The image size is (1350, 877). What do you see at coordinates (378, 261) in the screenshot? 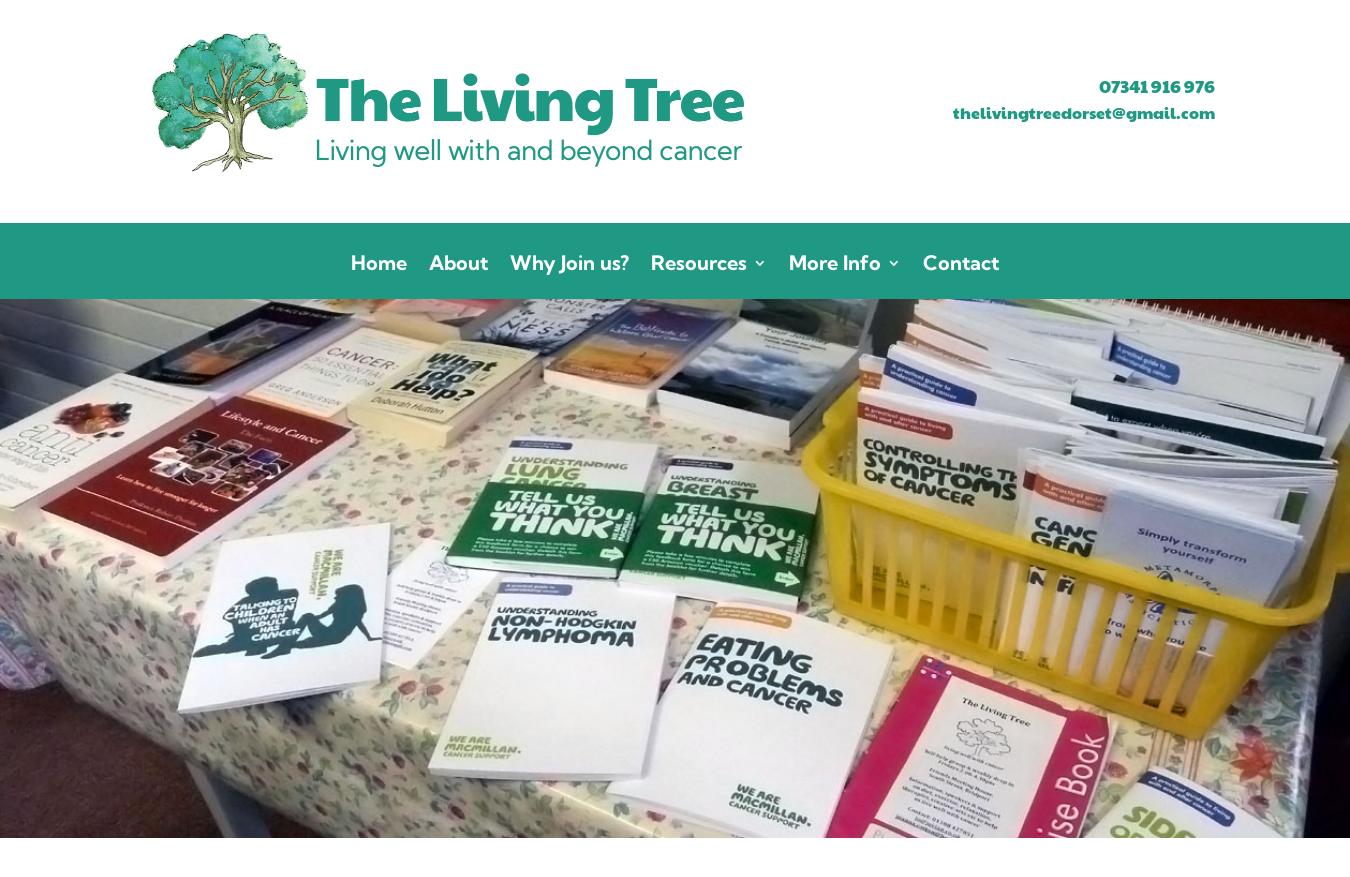
I see `'Home'` at bounding box center [378, 261].